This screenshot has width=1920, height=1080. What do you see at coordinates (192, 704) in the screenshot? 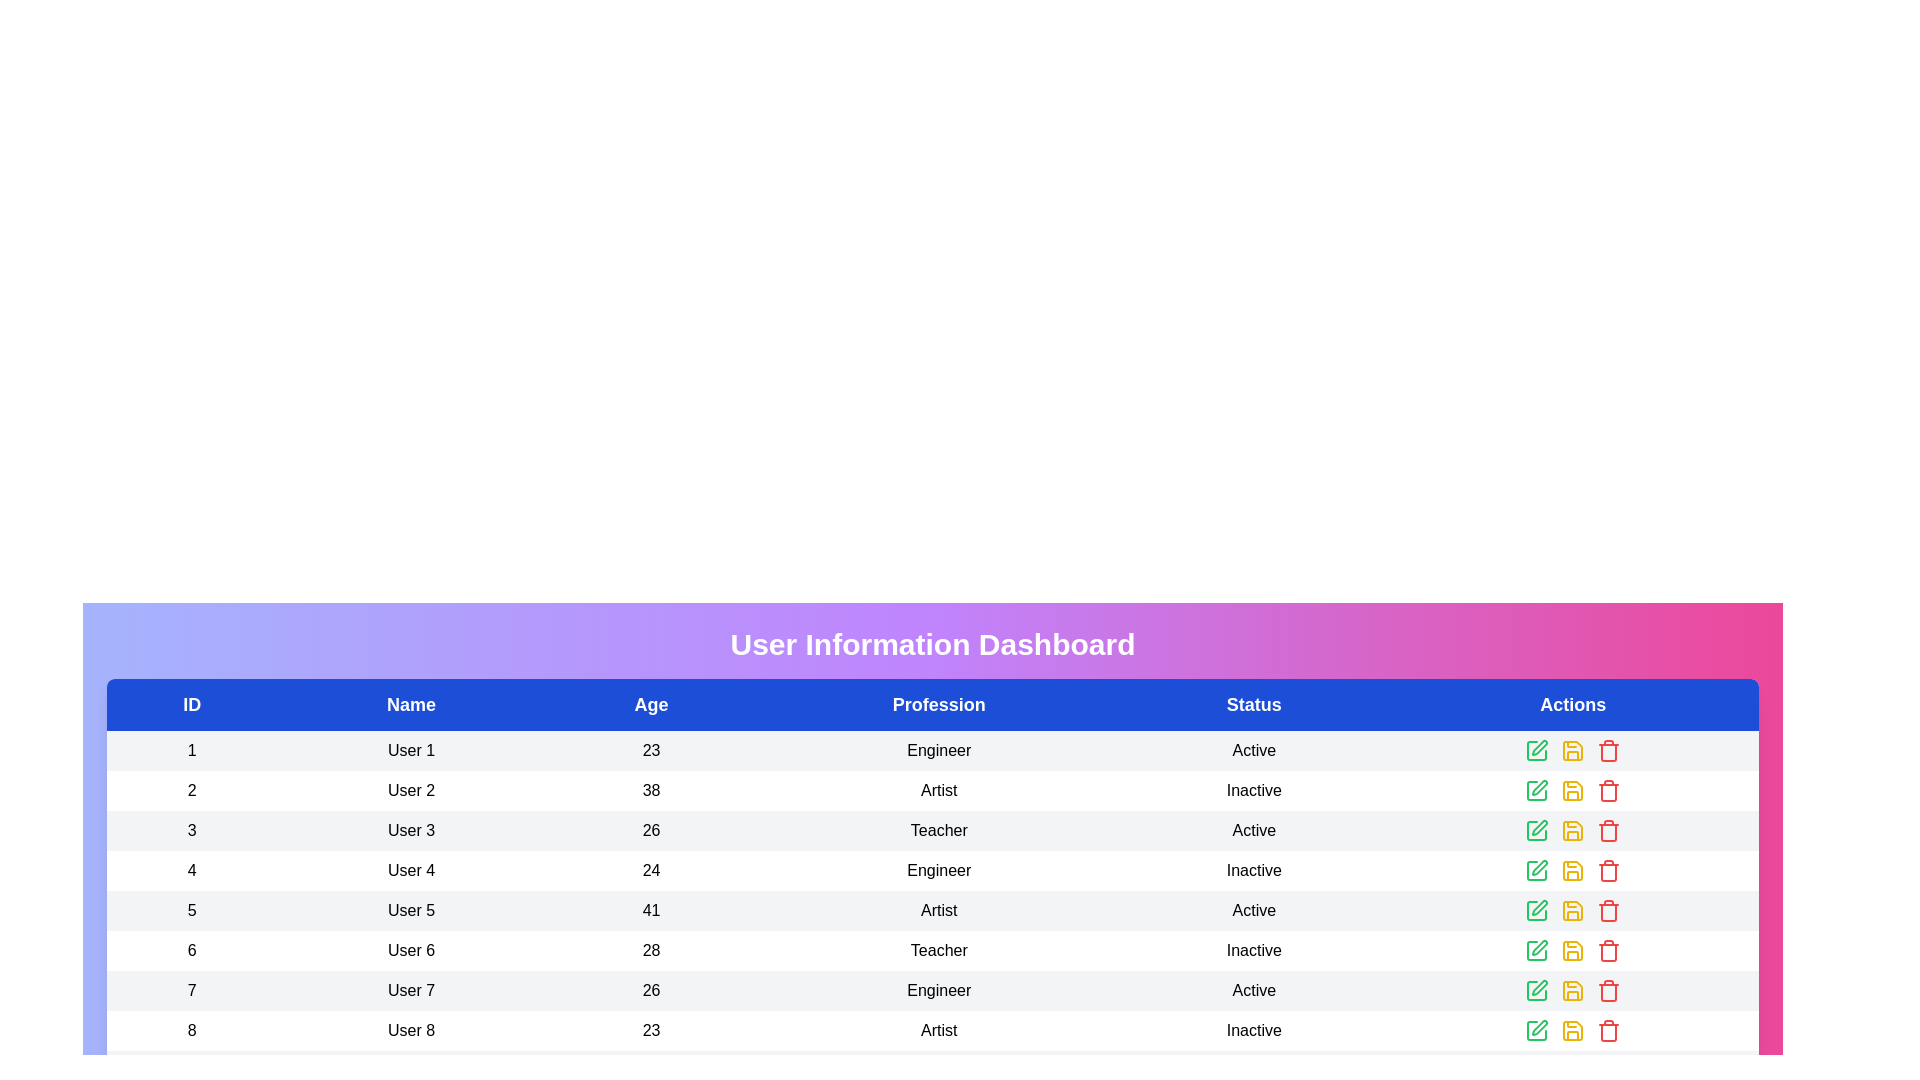
I see `the column header labeled 'ID' to sort the table by that column` at bounding box center [192, 704].